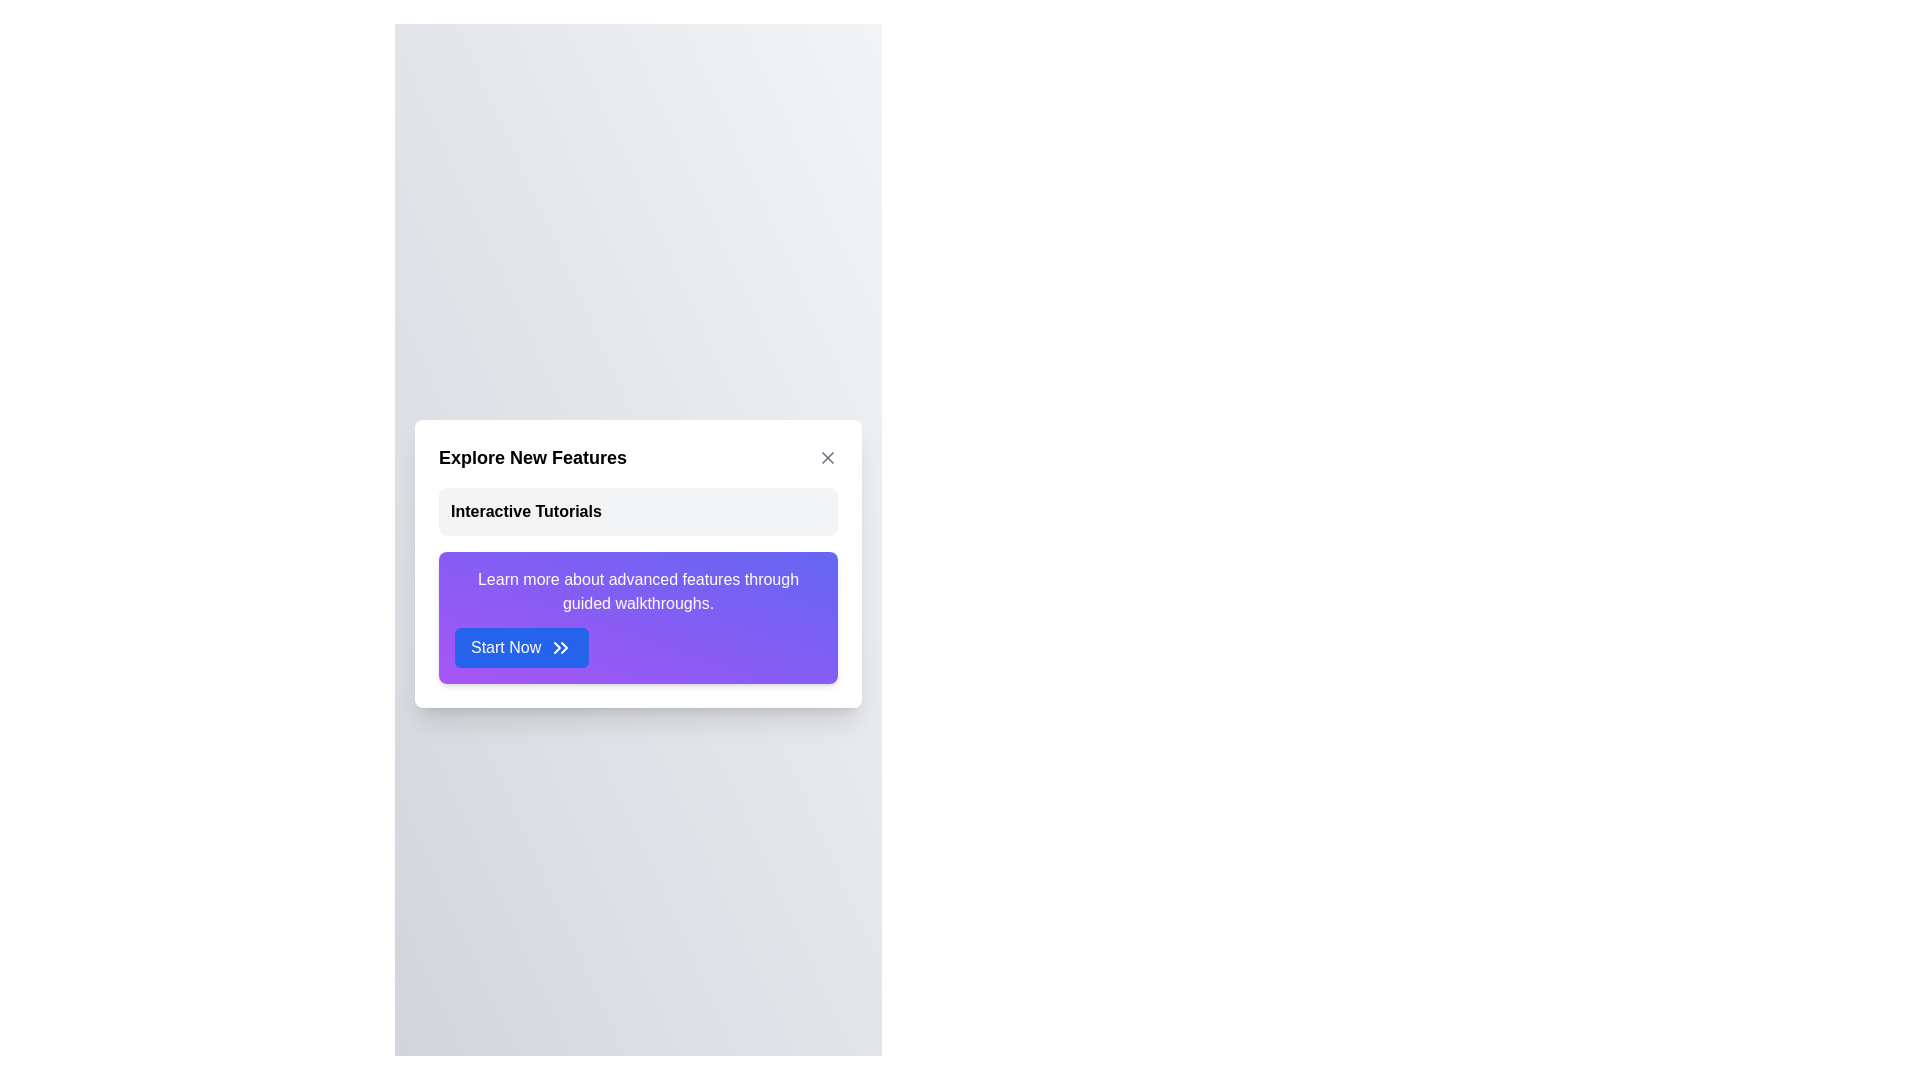 The height and width of the screenshot is (1080, 1920). What do you see at coordinates (526, 511) in the screenshot?
I see `the static text label component that serves as a heading for the 'Explore New Features' section` at bounding box center [526, 511].